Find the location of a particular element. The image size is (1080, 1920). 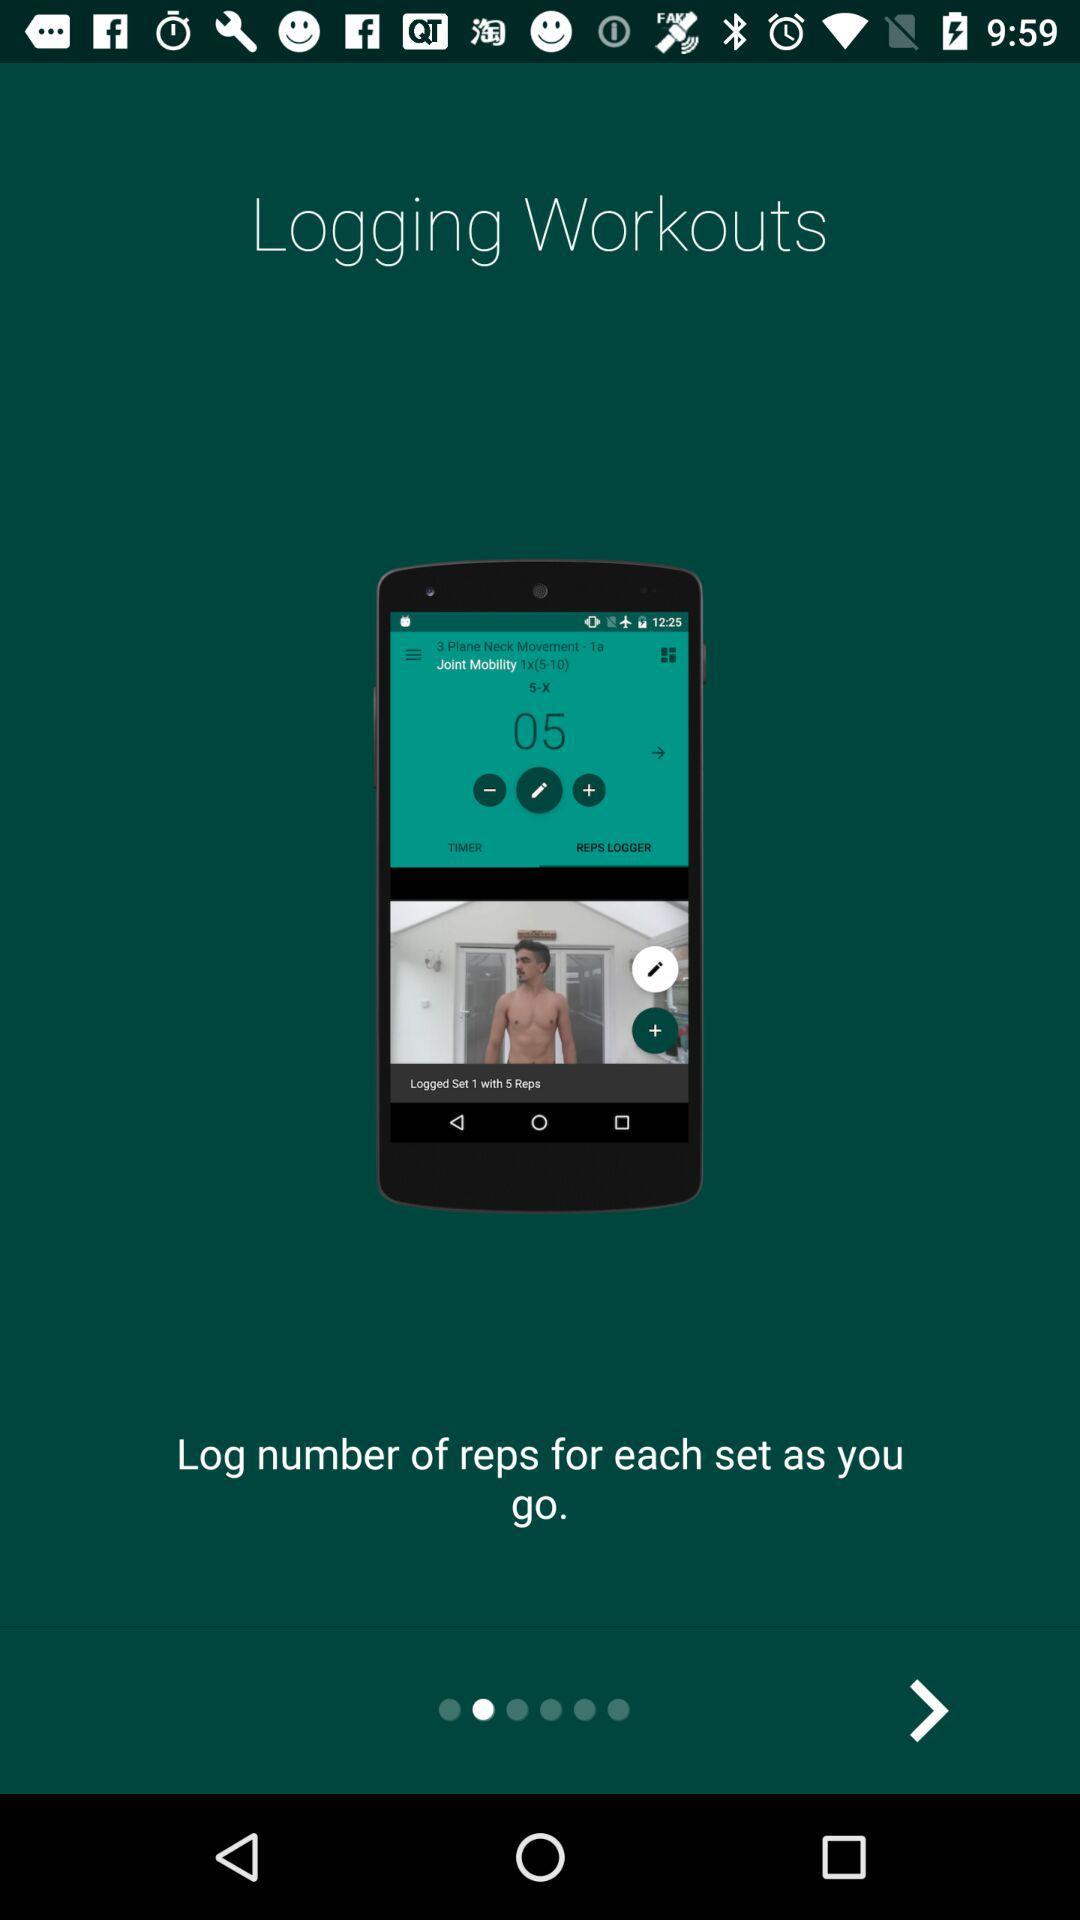

the arrow_forward icon is located at coordinates (927, 1709).